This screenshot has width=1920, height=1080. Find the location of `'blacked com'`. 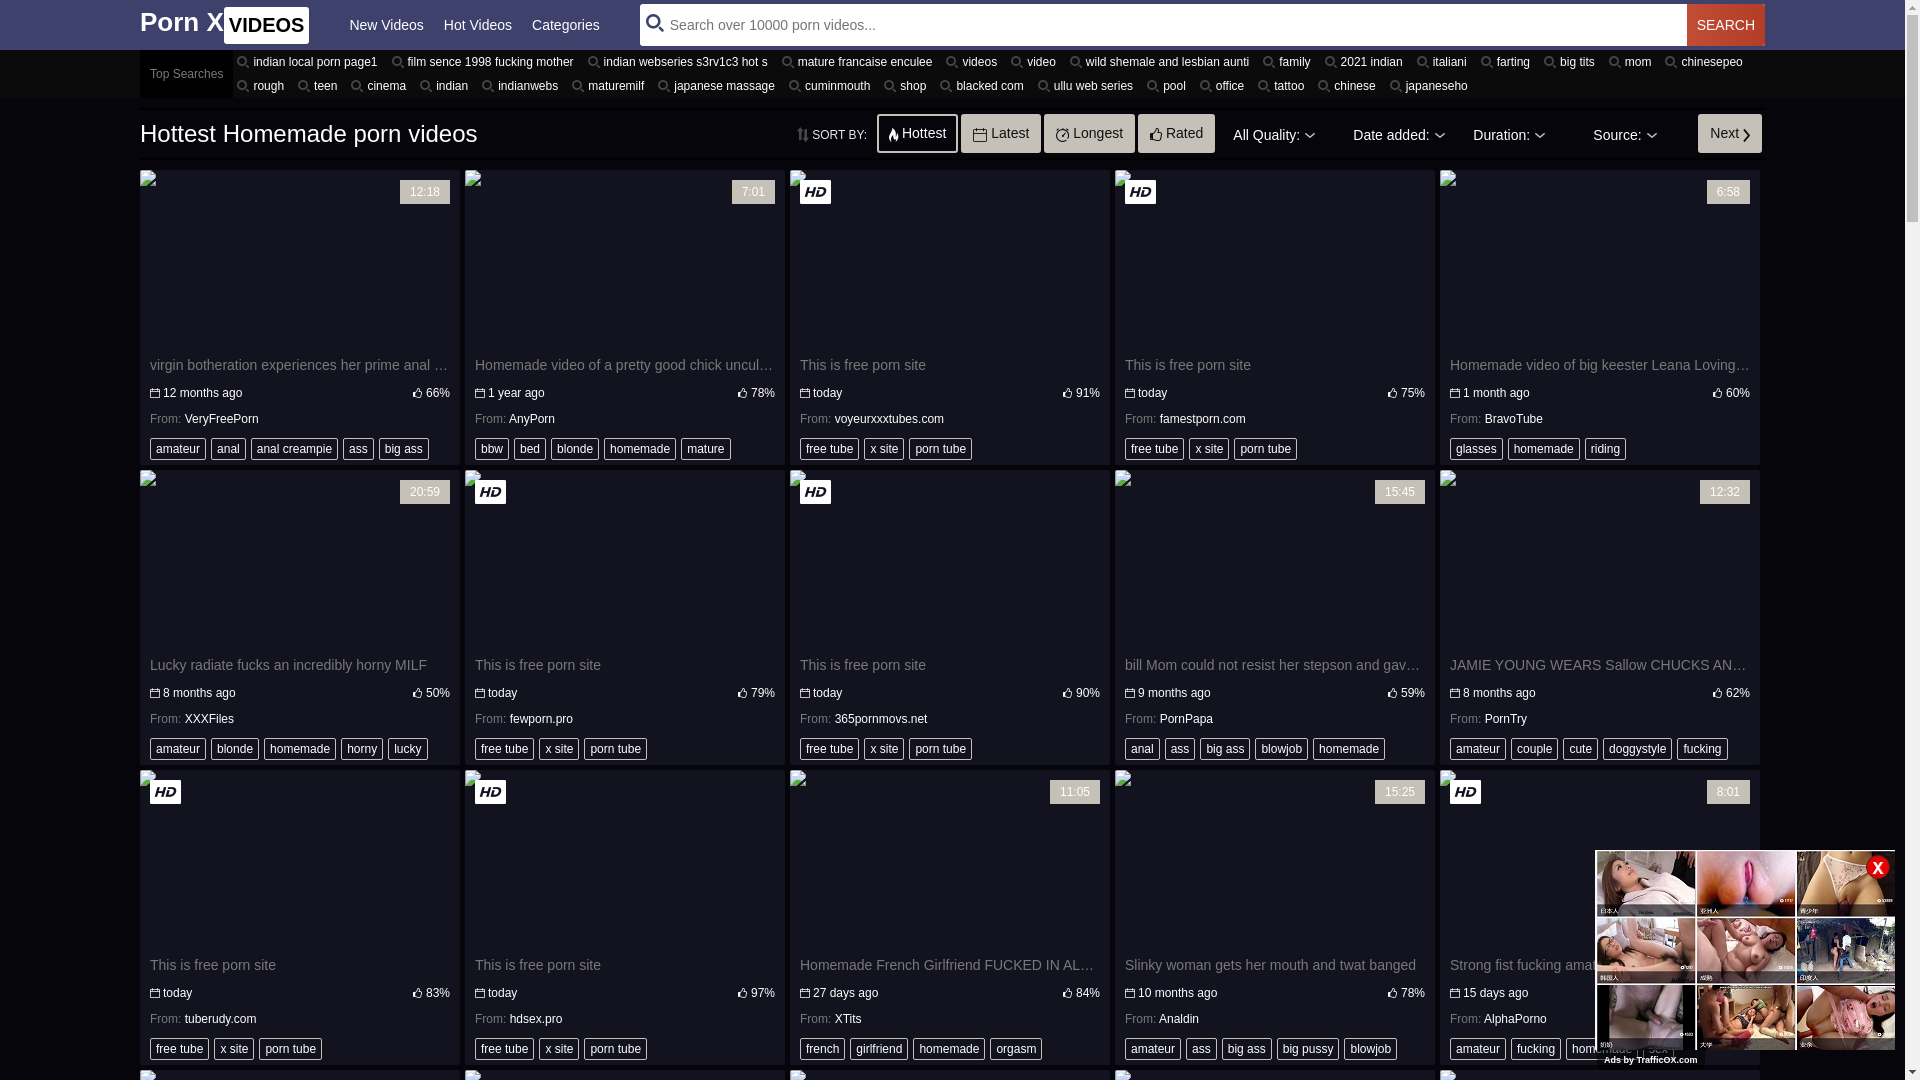

'blacked com' is located at coordinates (935, 84).